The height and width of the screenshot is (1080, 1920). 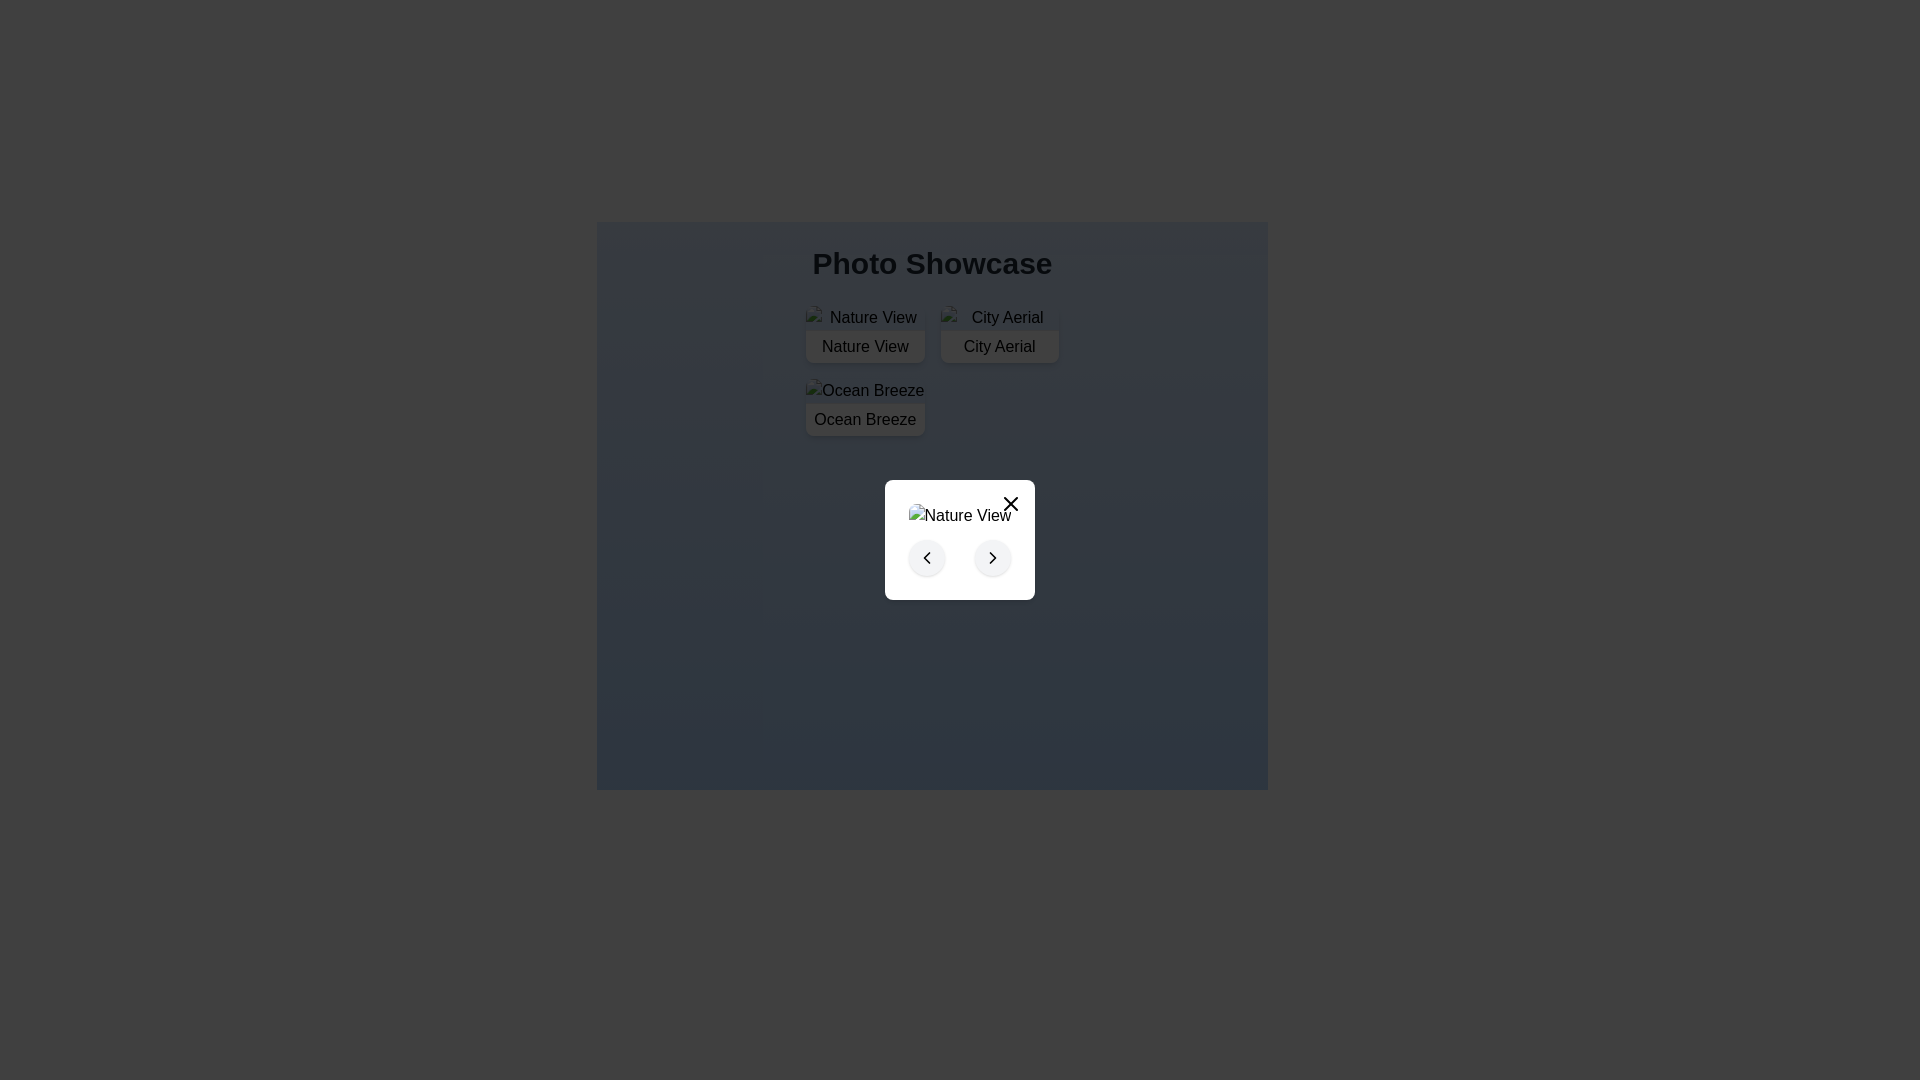 What do you see at coordinates (993, 558) in the screenshot?
I see `the round button with a light gray background and a black chevron icon pointing to the right` at bounding box center [993, 558].